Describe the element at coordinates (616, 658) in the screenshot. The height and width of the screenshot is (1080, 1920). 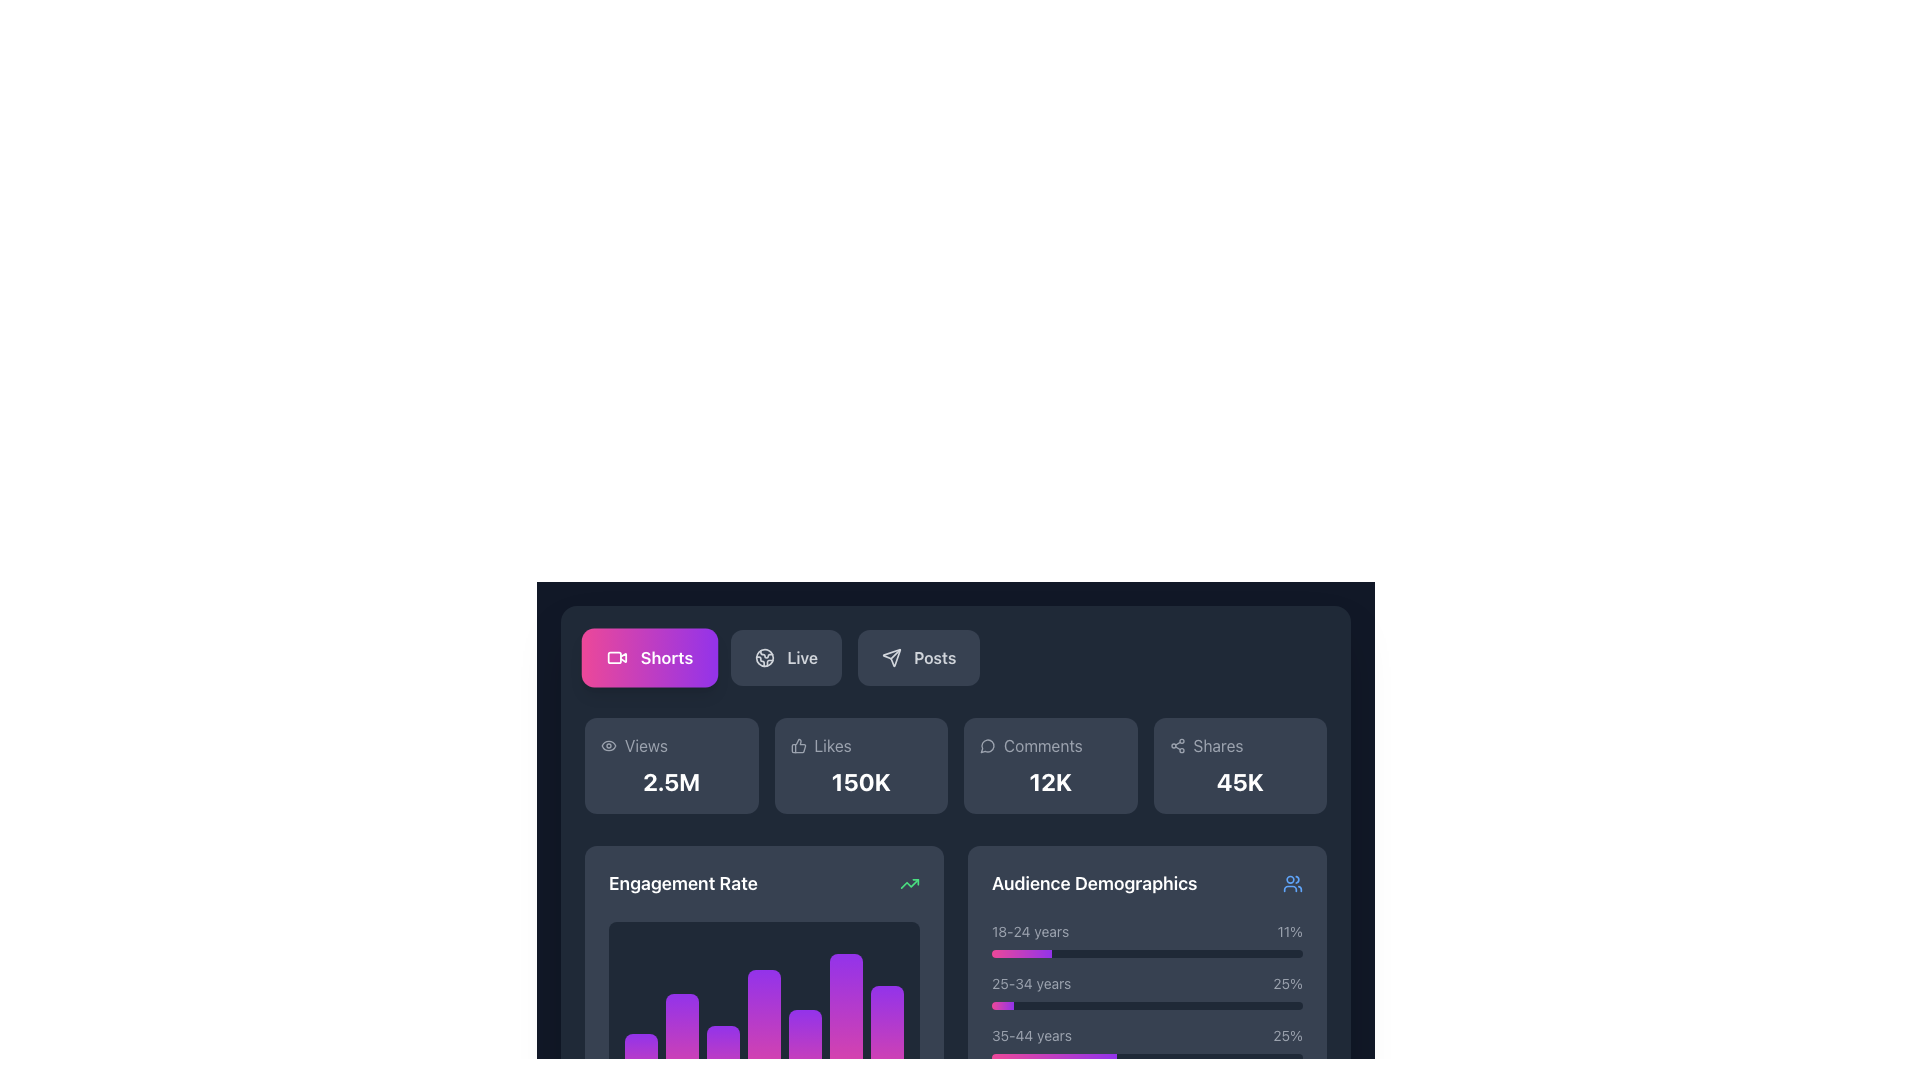
I see `the 'Shorts' SVG icon located on the left side within the 'Shorts' button group at the top of the user interface` at that location.